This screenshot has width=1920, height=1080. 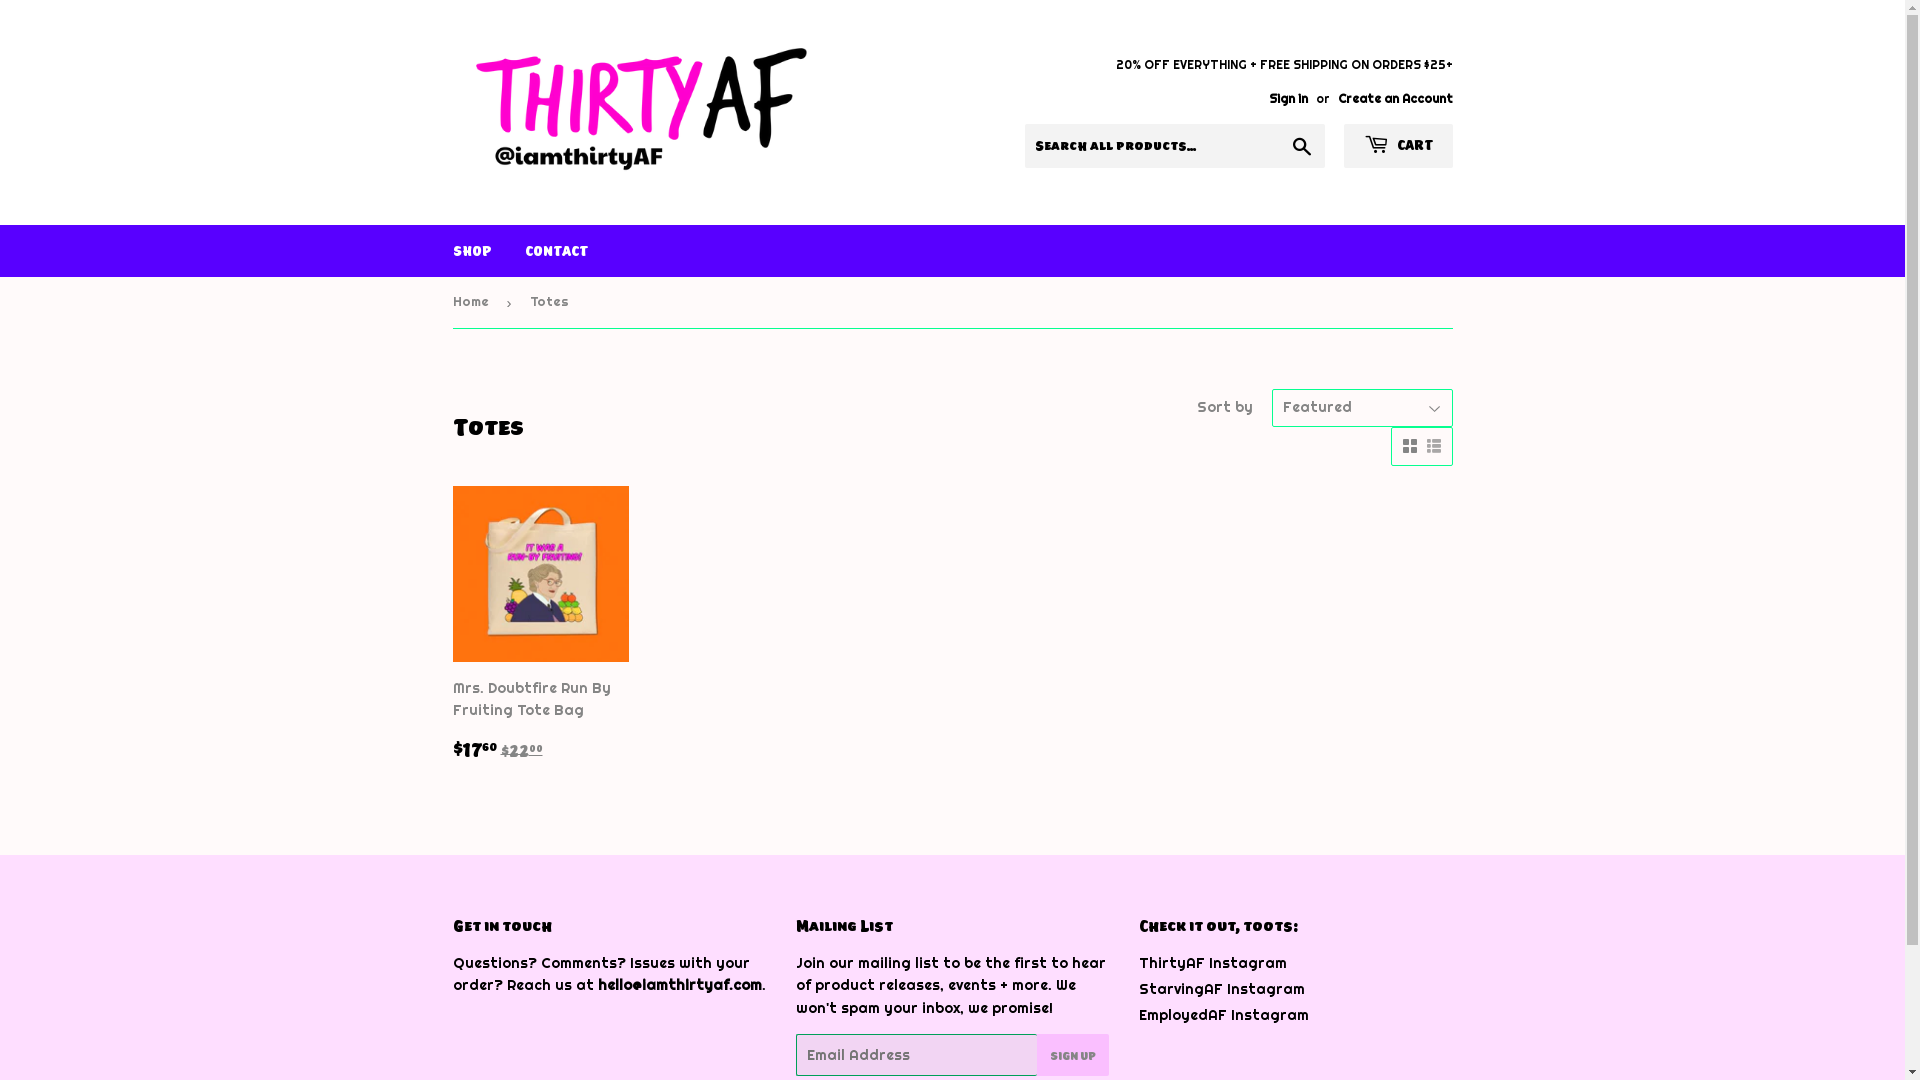 I want to click on 'ThirtyAF Instagram', so click(x=1212, y=962).